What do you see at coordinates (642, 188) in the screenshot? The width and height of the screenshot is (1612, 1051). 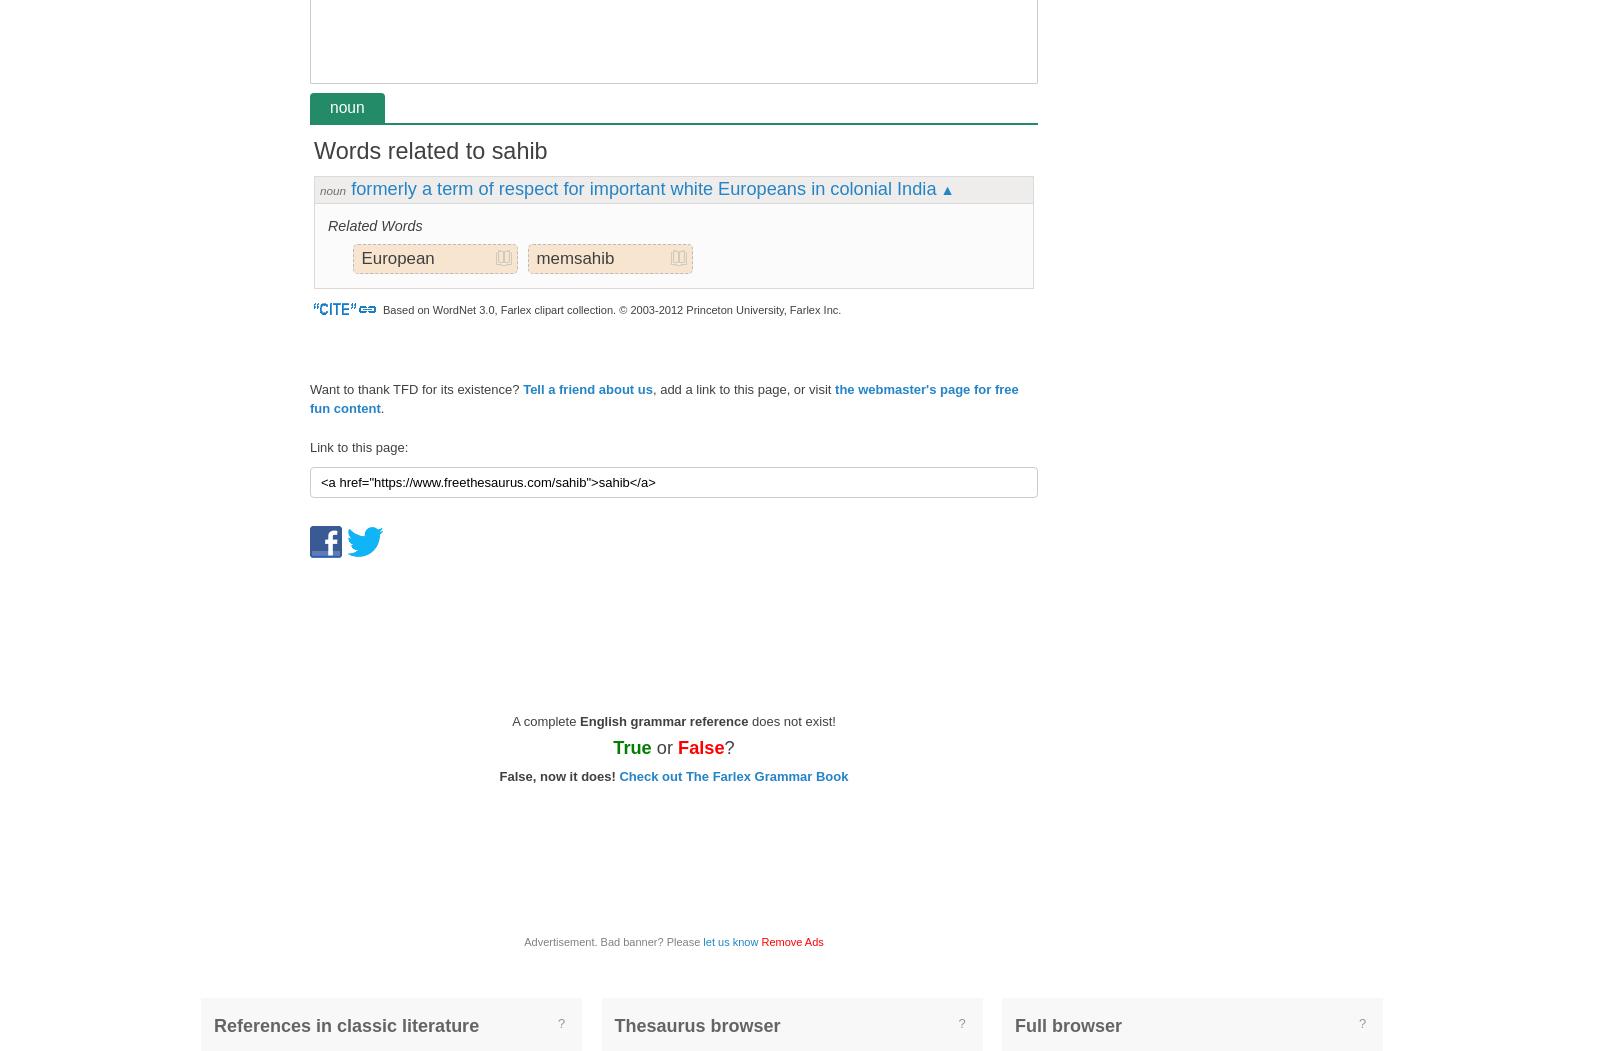 I see `'formerly a term of respect for important white Europeans in colonial India'` at bounding box center [642, 188].